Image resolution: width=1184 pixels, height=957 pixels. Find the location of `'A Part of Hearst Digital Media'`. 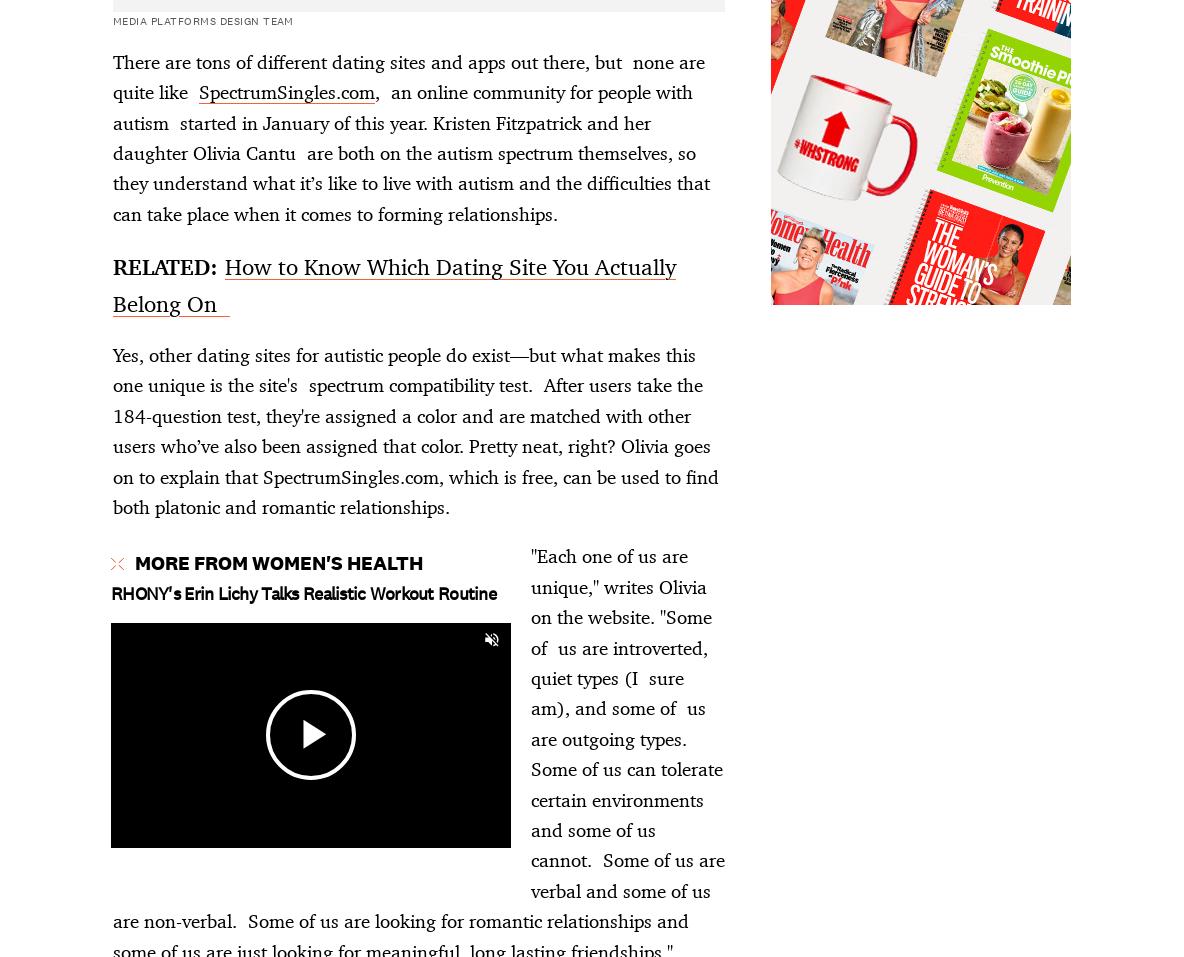

'A Part of Hearst Digital Media' is located at coordinates (39, 849).